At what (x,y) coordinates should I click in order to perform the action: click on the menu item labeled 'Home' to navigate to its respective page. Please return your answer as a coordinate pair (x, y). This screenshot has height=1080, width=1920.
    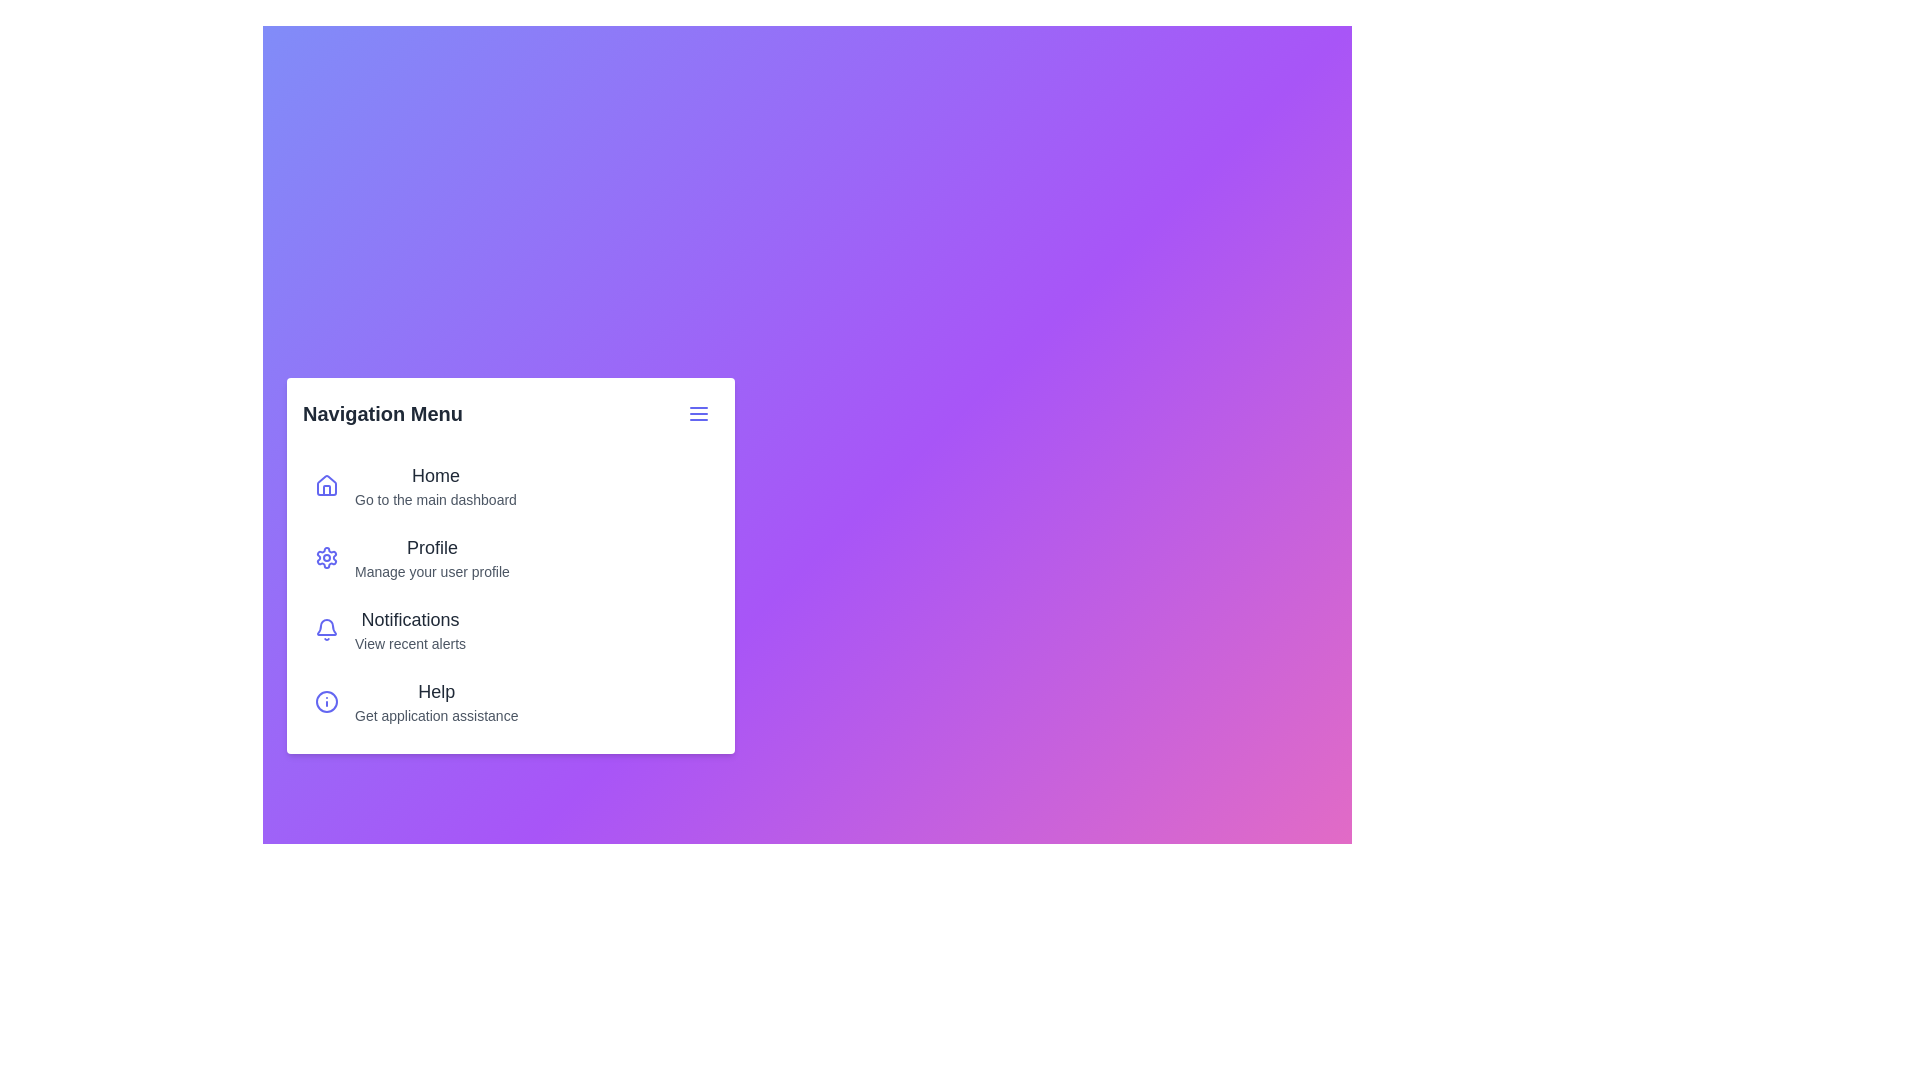
    Looking at the image, I should click on (510, 486).